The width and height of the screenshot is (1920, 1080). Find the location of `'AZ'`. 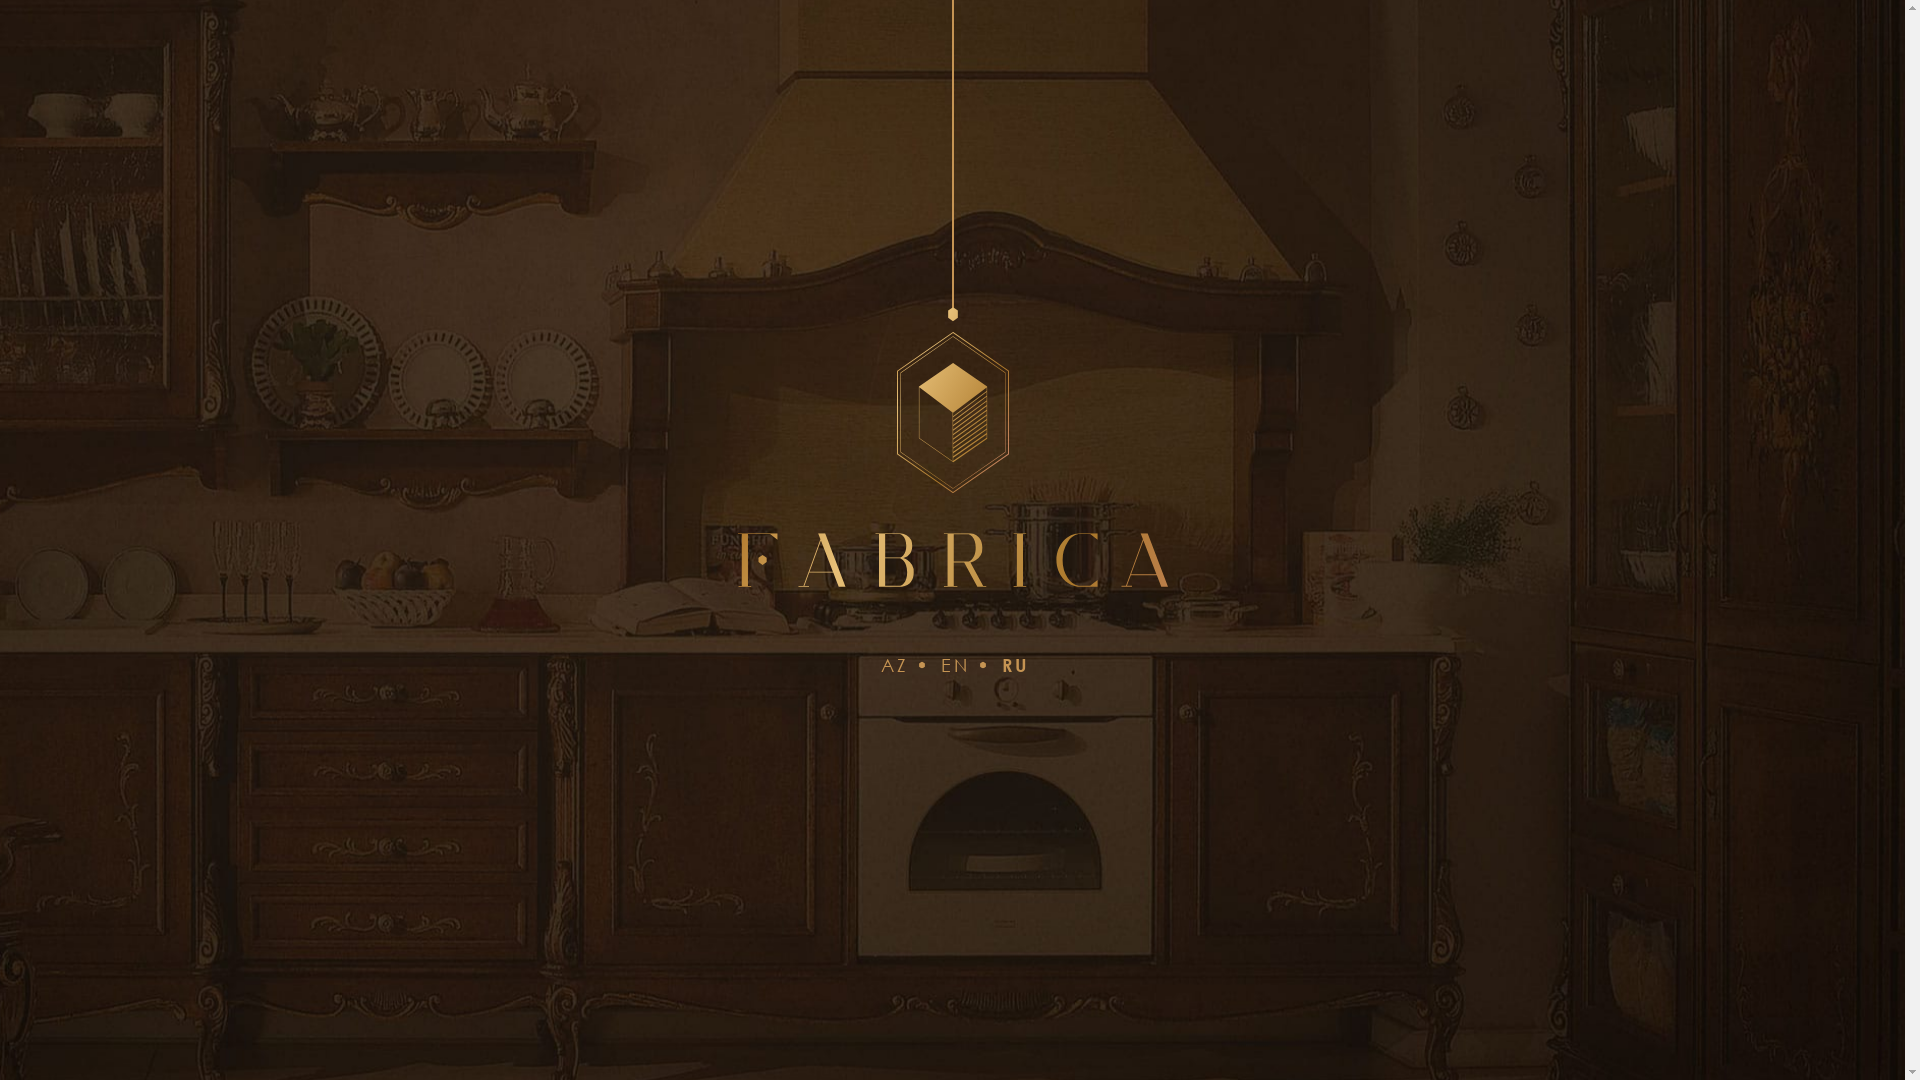

'AZ' is located at coordinates (880, 664).